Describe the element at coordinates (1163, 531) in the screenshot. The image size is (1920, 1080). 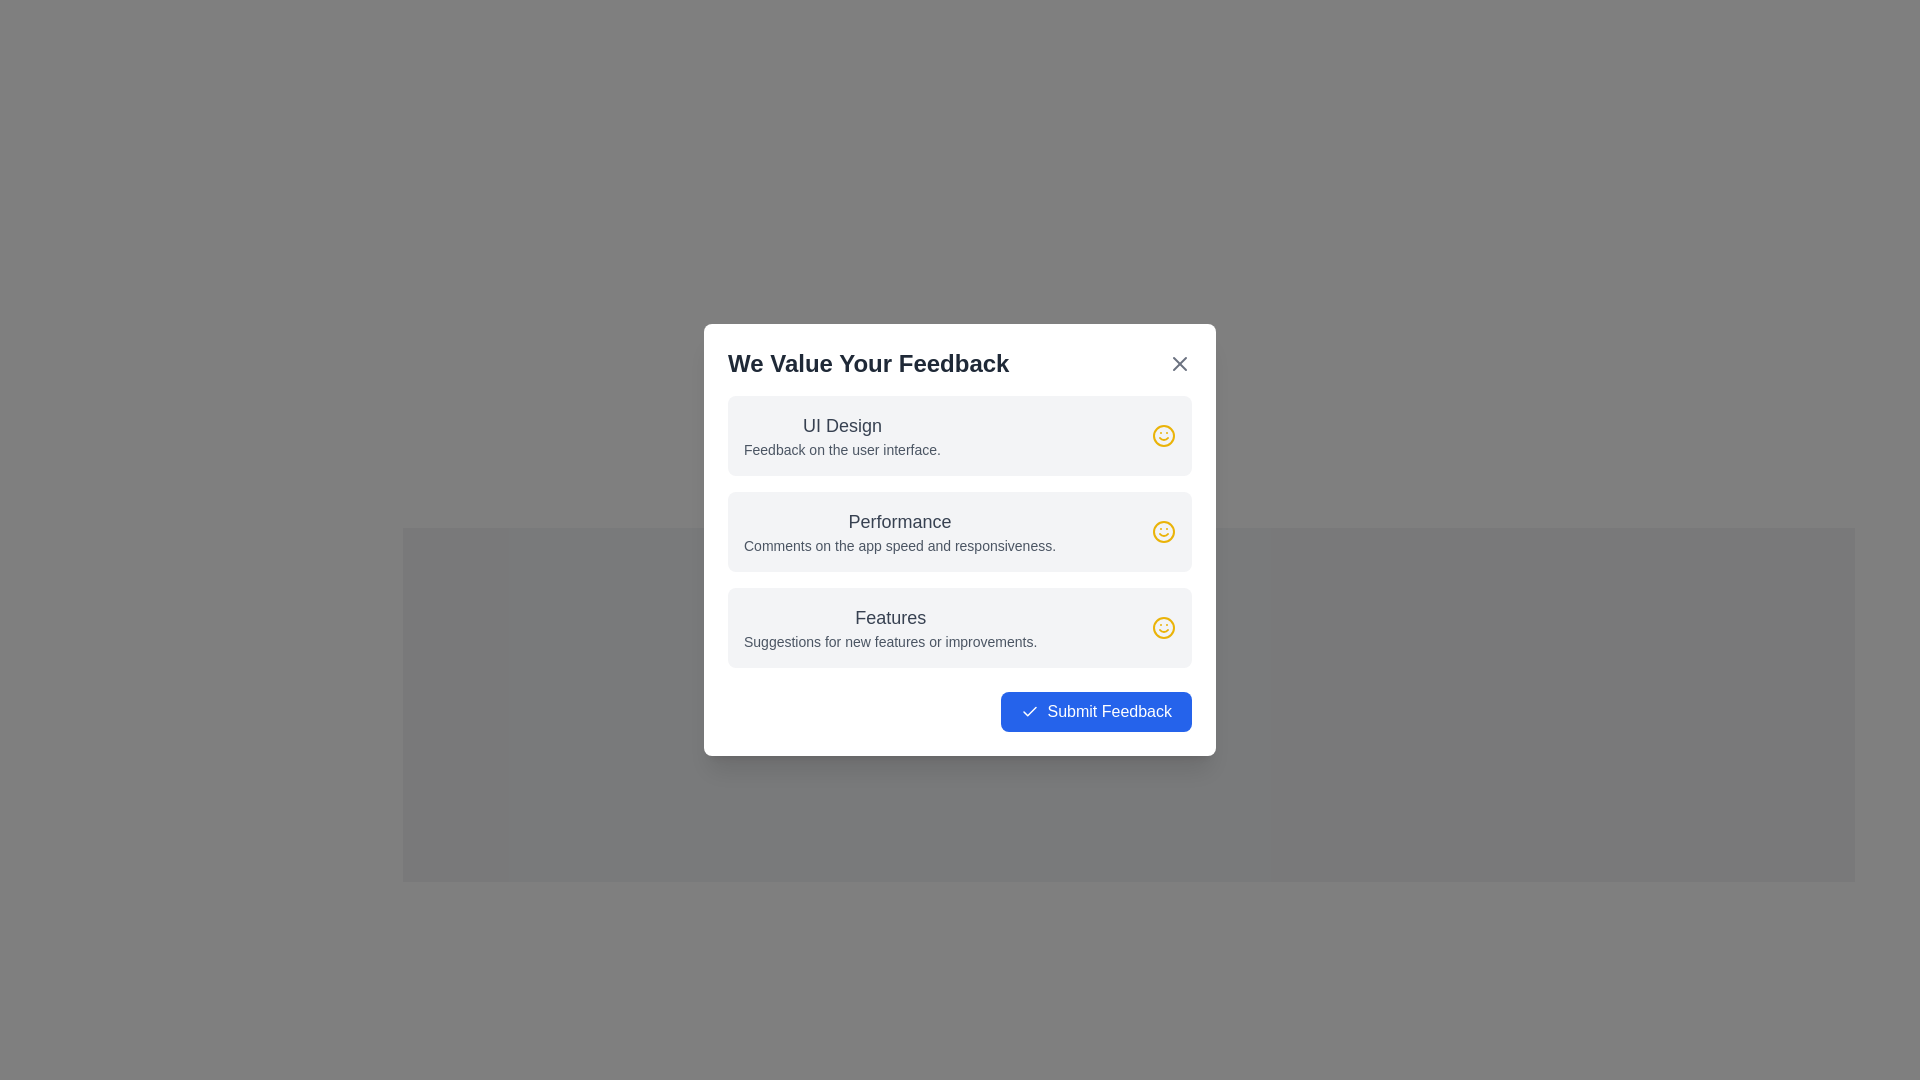
I see `the satisfaction feedback icon located on the right side of the 'Performance' feedback section in the feedback modal, aligned with the text 'Performance' and the description 'Comments on the app speed and responsiveness.'` at that location.